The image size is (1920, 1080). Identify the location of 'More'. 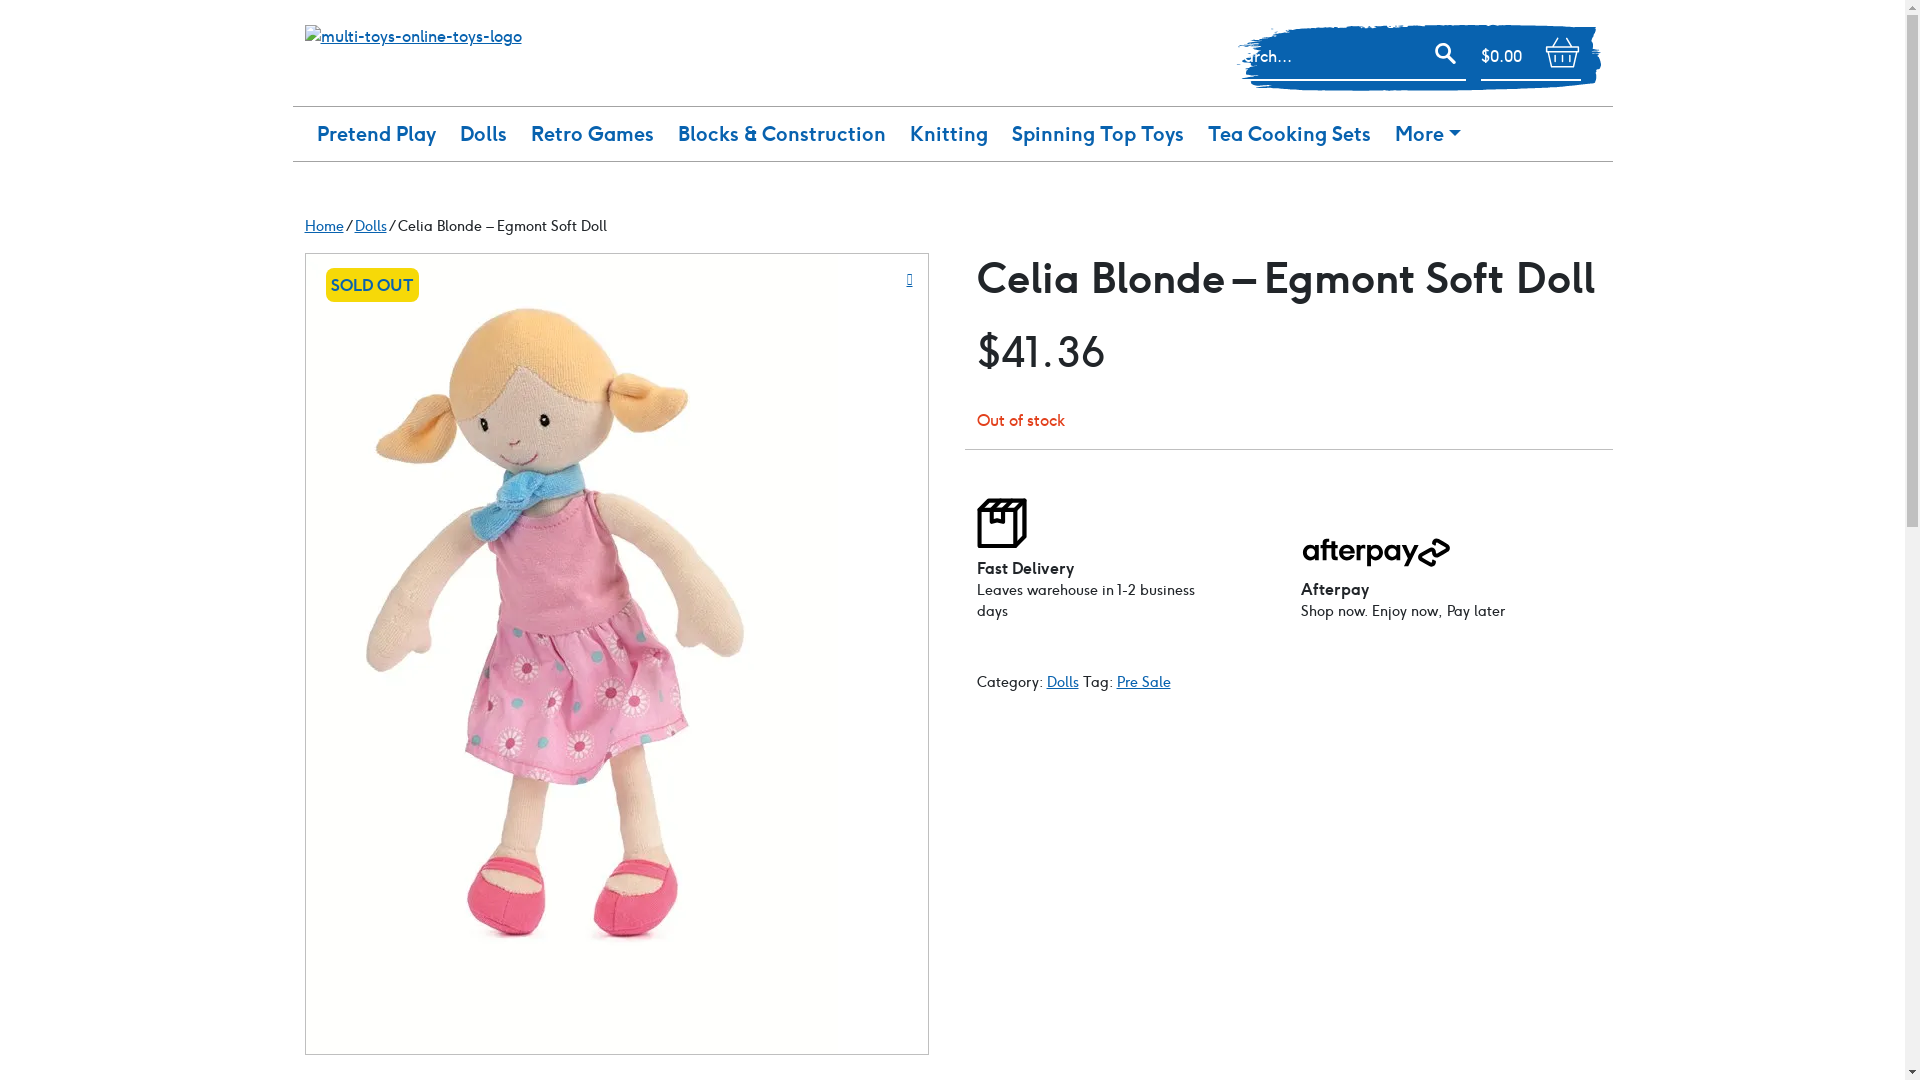
(1425, 134).